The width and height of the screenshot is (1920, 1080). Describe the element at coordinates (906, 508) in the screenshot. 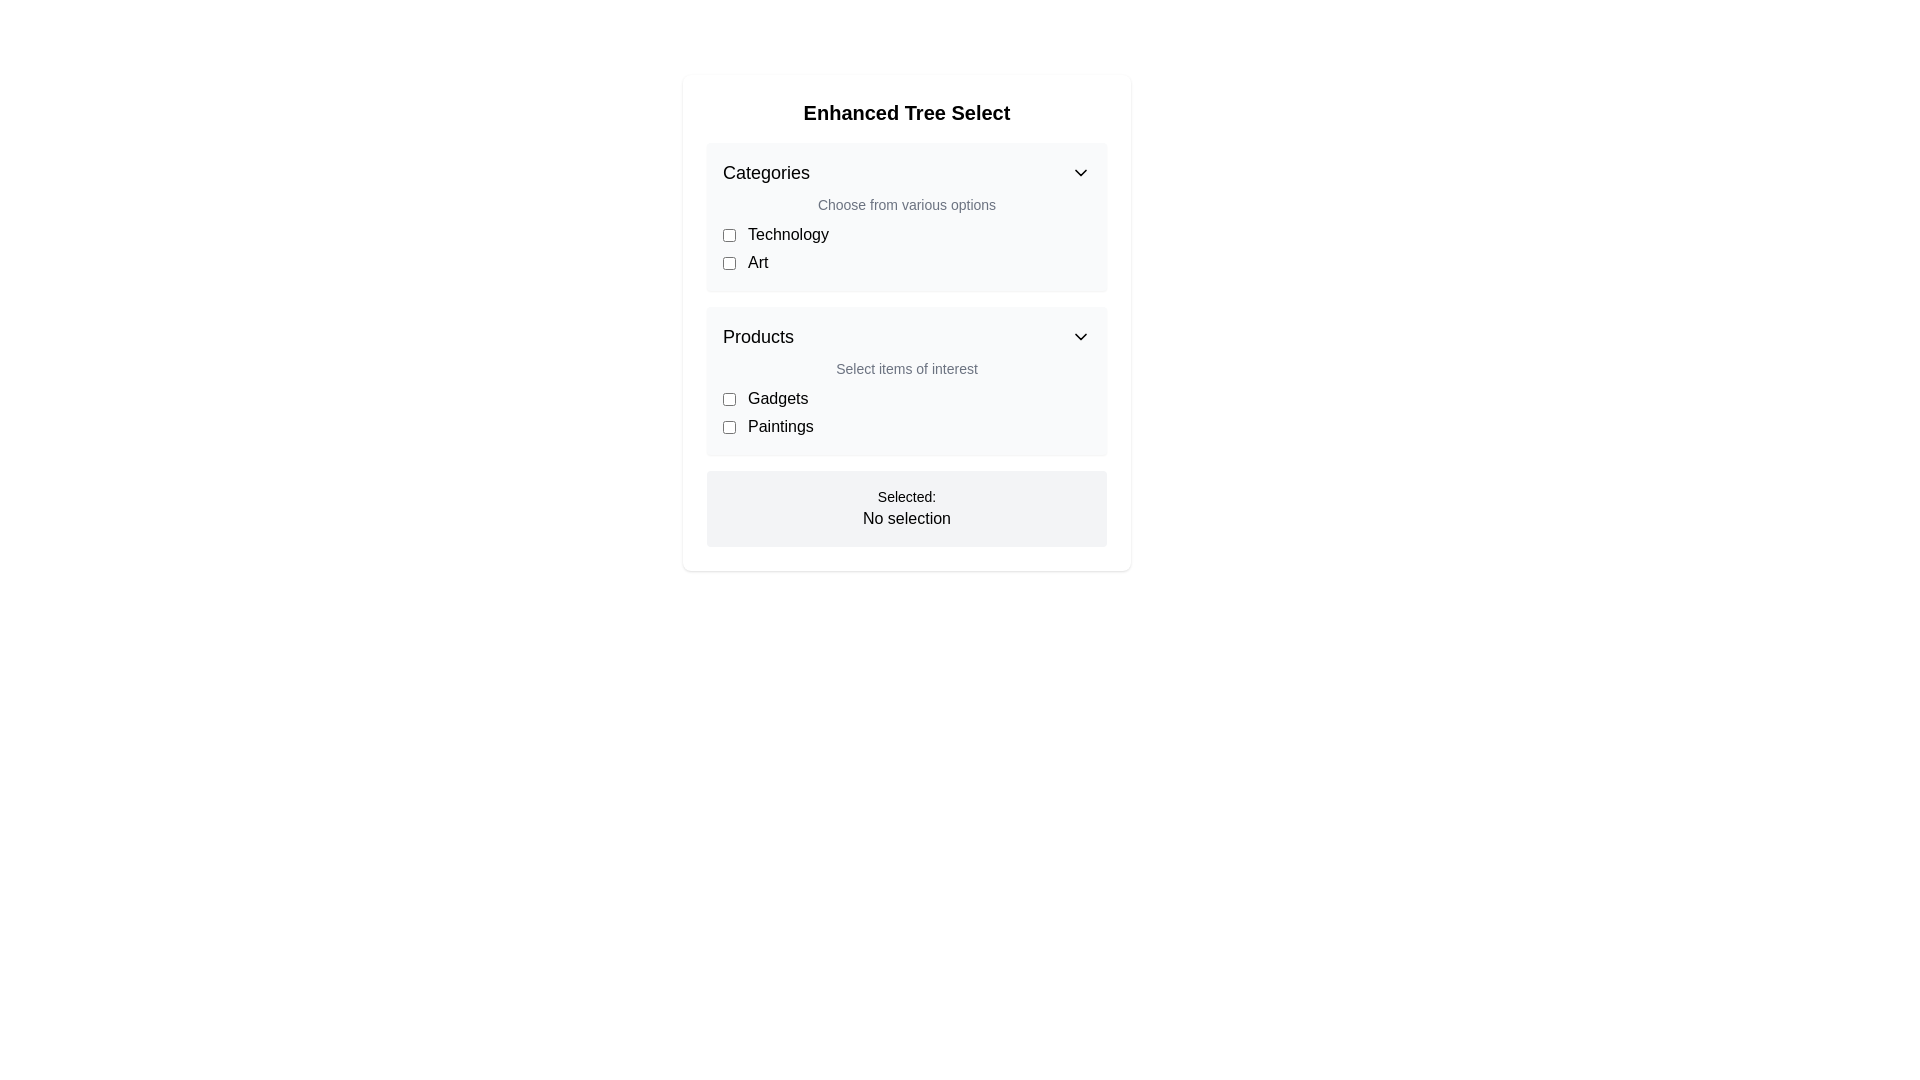

I see `the static informational display panel that shows 'Selected: No selection' with a light gray background and rounded corners` at that location.